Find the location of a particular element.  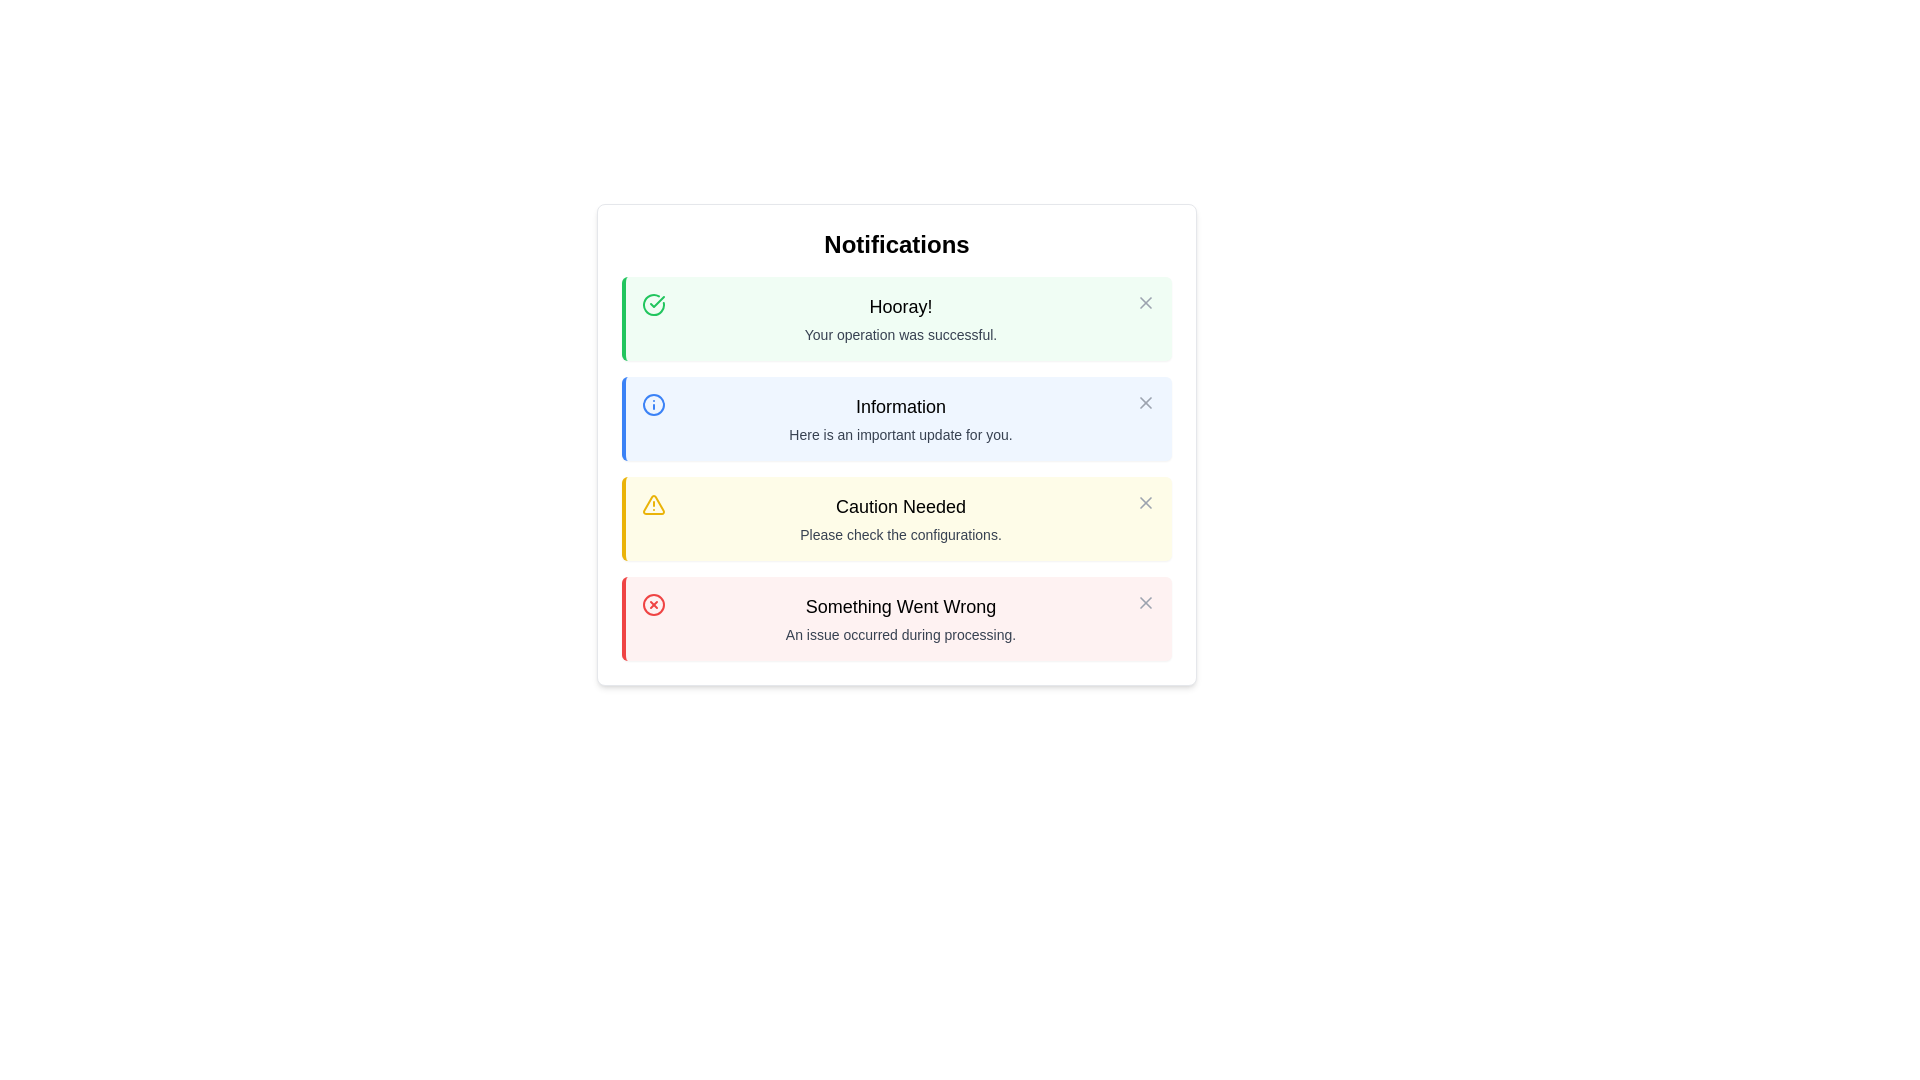

the dismiss button, which is a gray 'X' icon located at the top-right corner of the notification box containing the 'Information' title is located at coordinates (1146, 402).